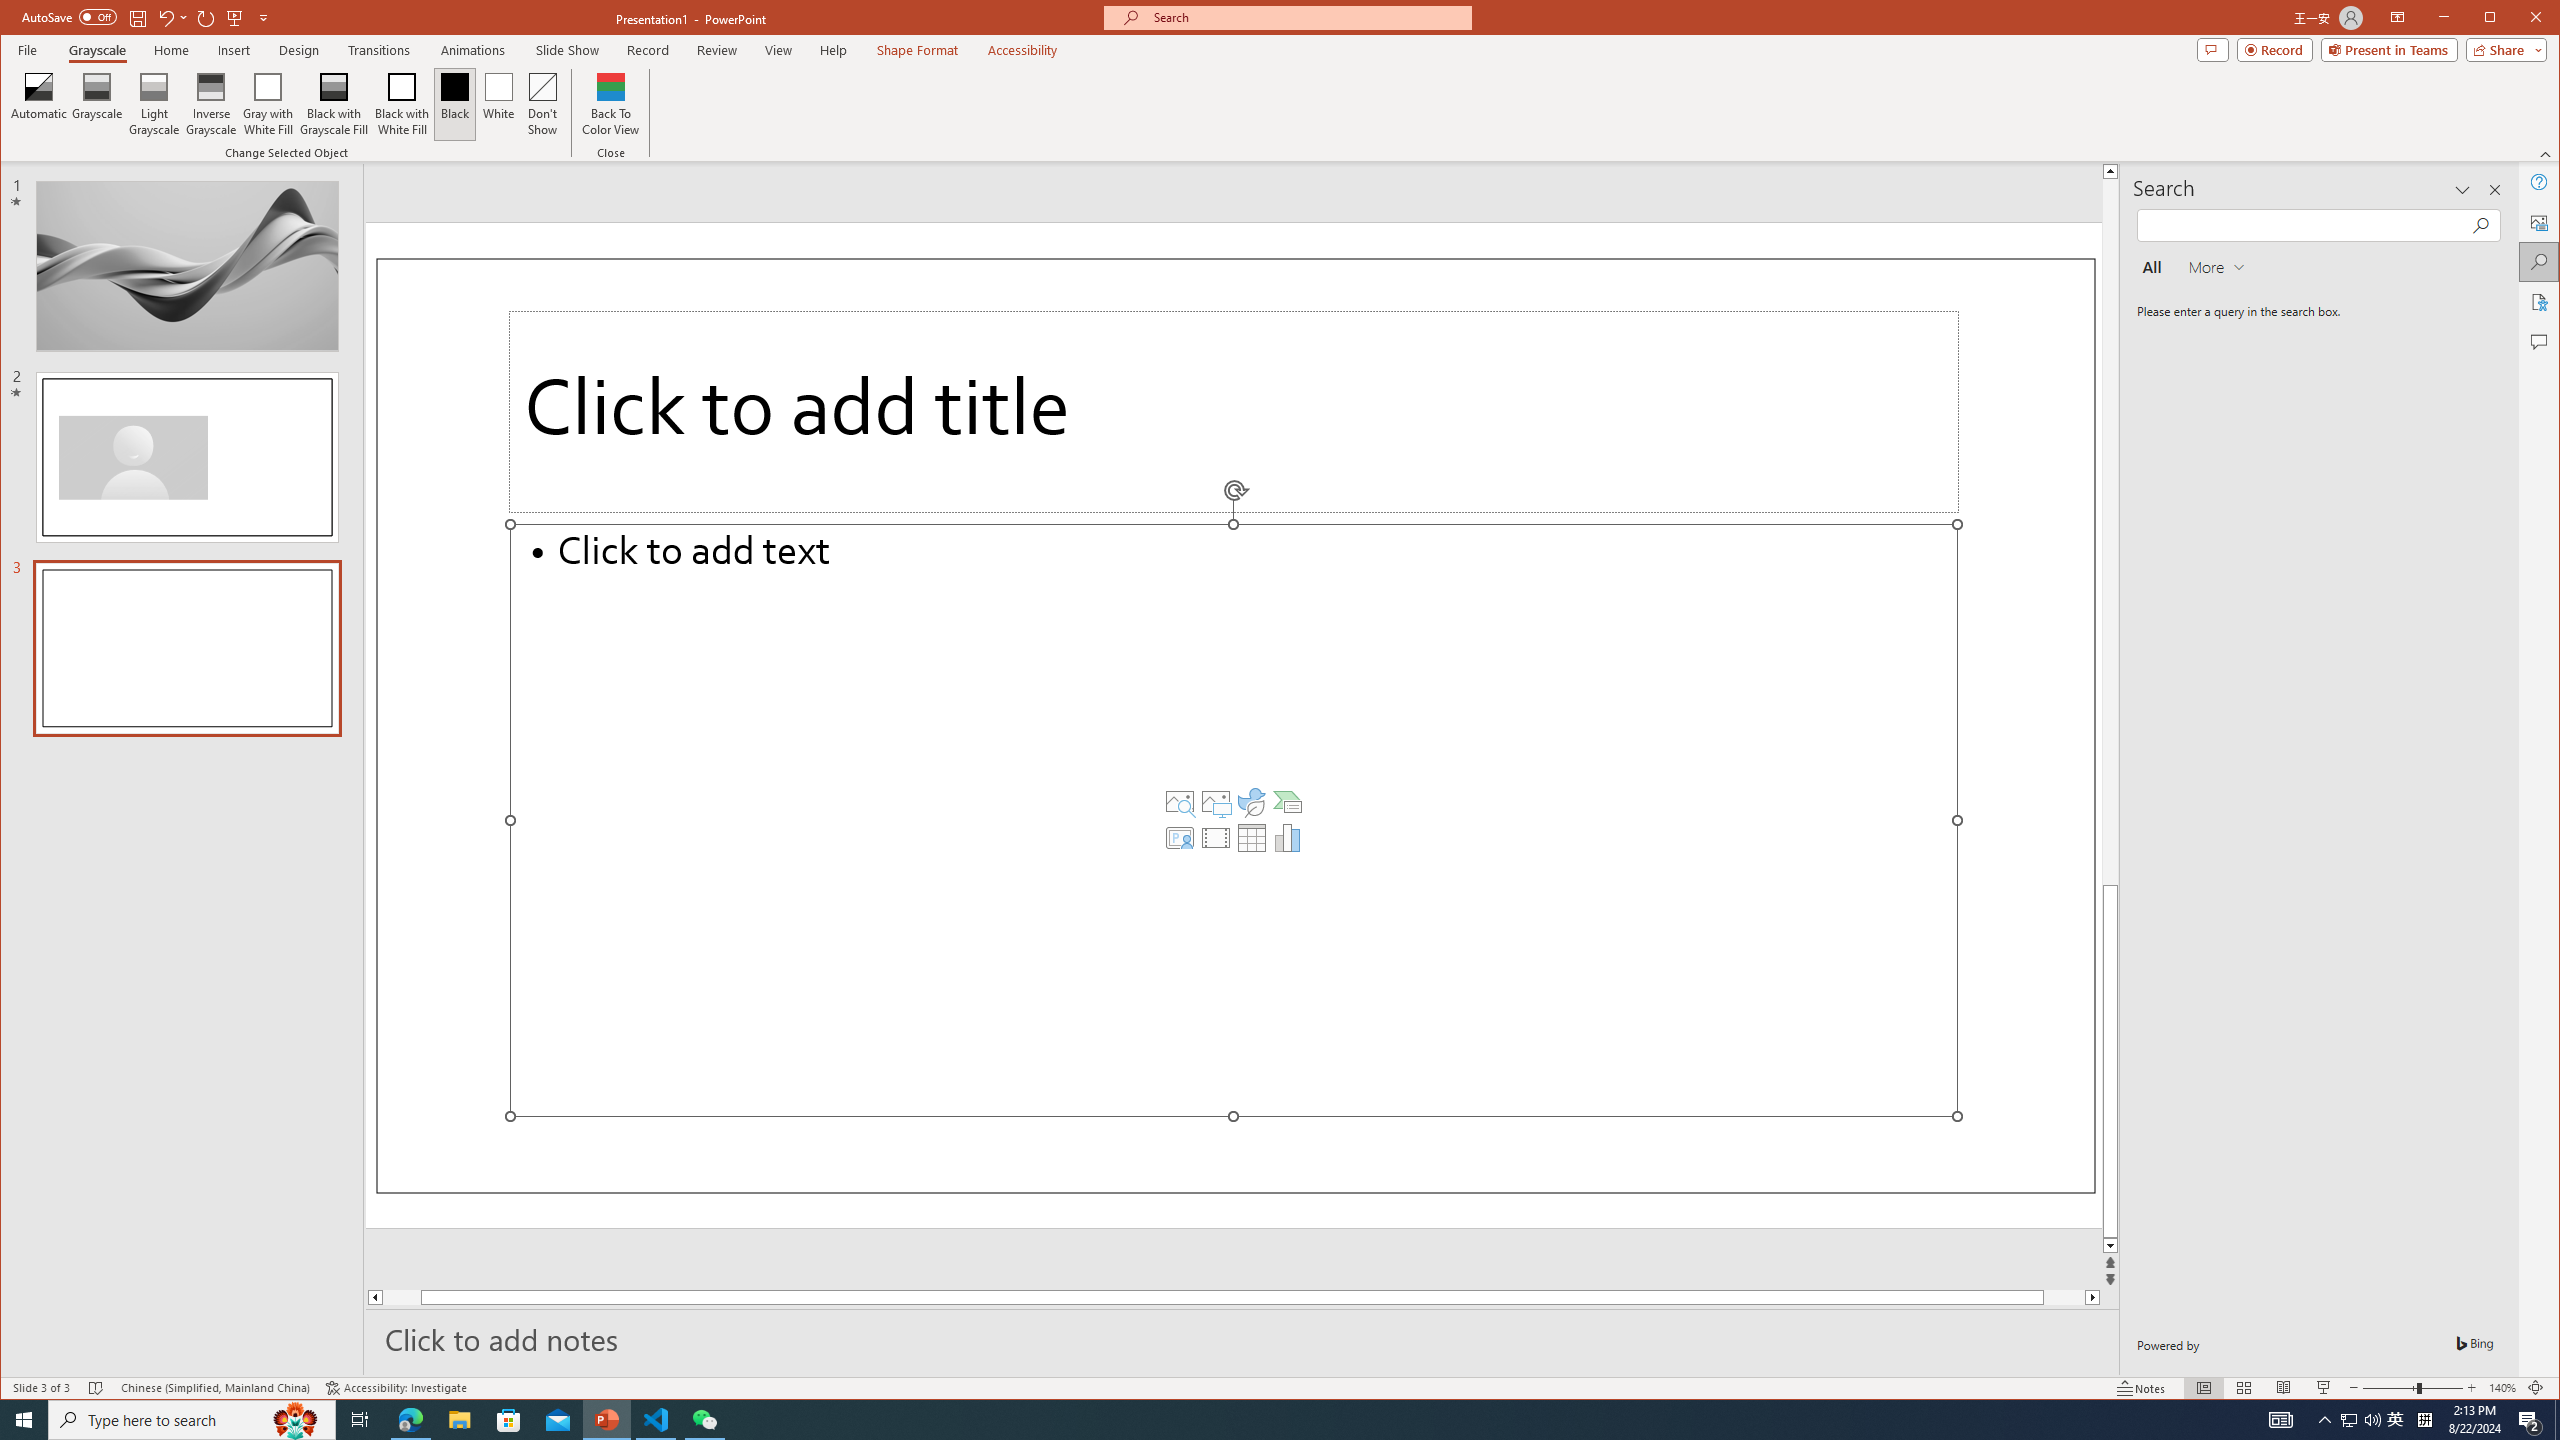  Describe the element at coordinates (205, 16) in the screenshot. I see `'Redo'` at that location.